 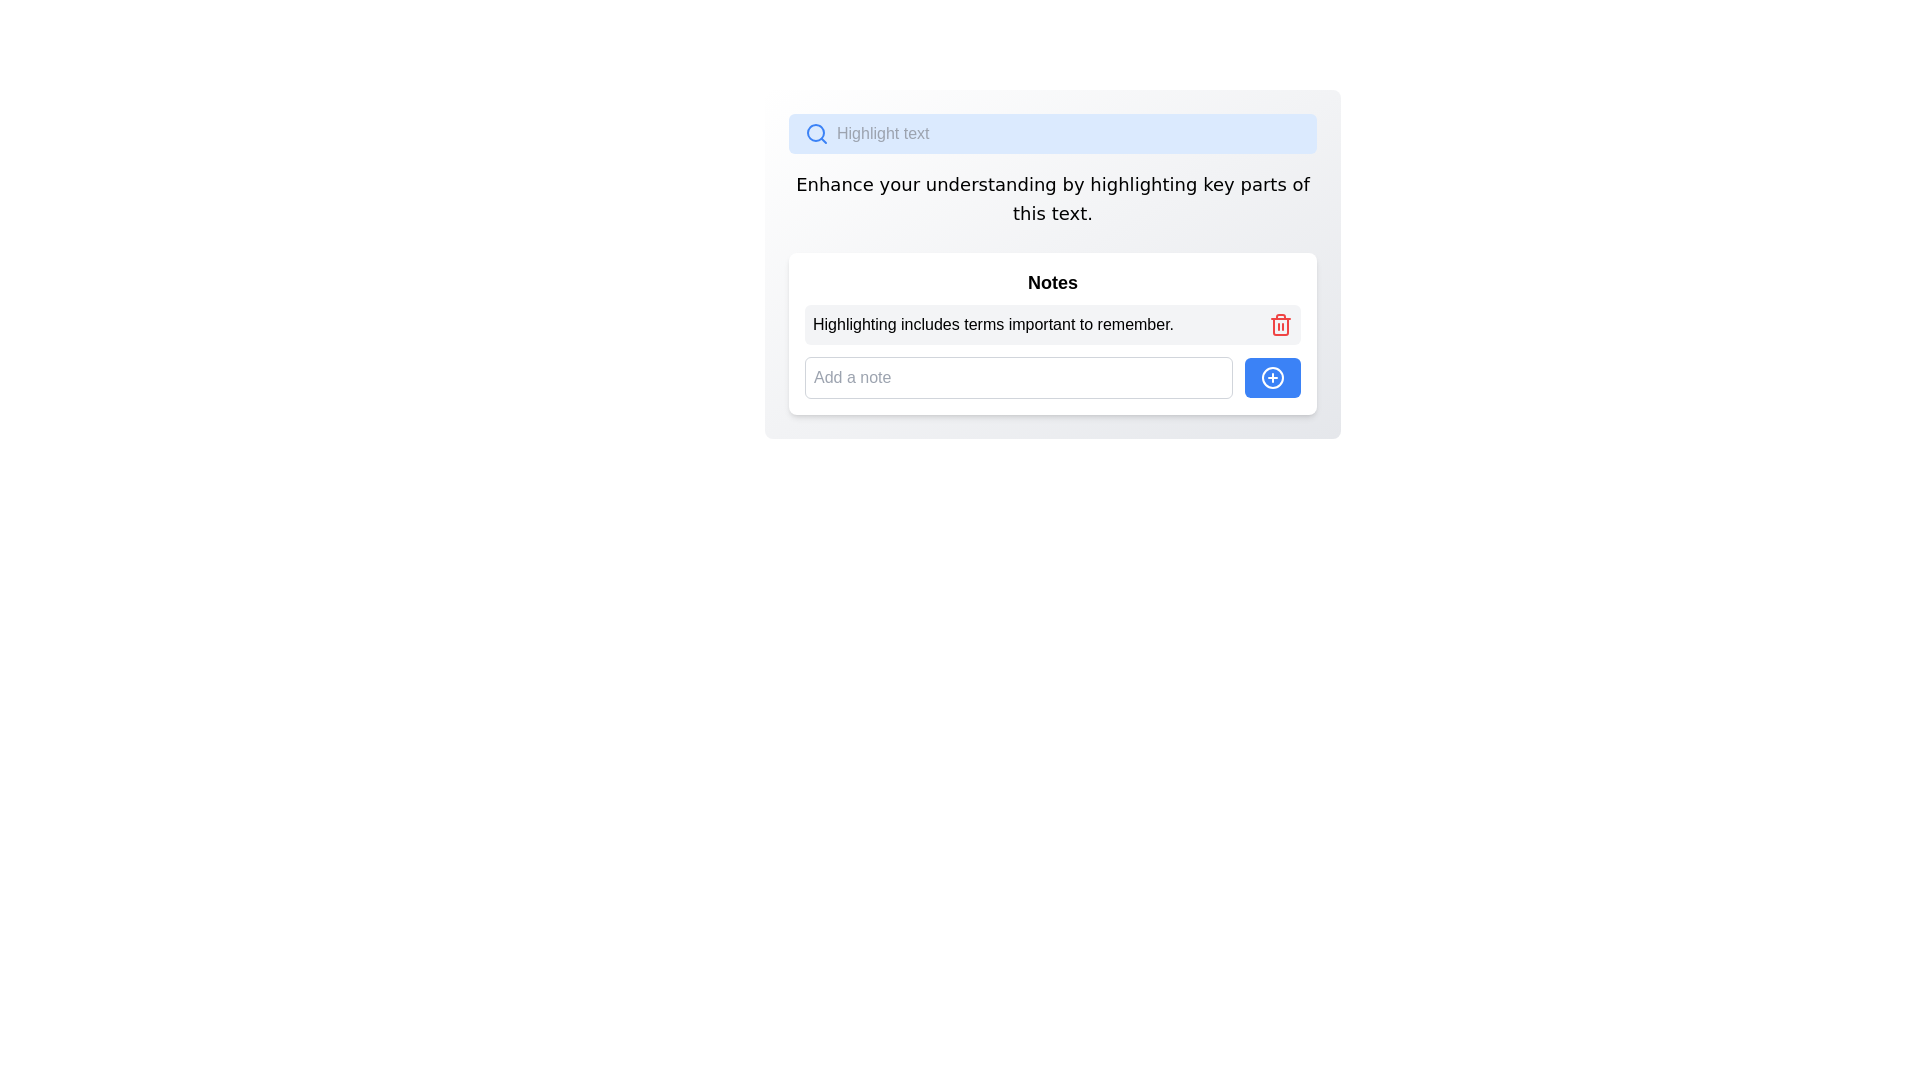 I want to click on the non-interactive text element that conveys information, specifically targeting the 6th character in the word 'text' in the phrase 'Enhance your understanding by highlighting key parts of this text.', so click(x=1063, y=213).